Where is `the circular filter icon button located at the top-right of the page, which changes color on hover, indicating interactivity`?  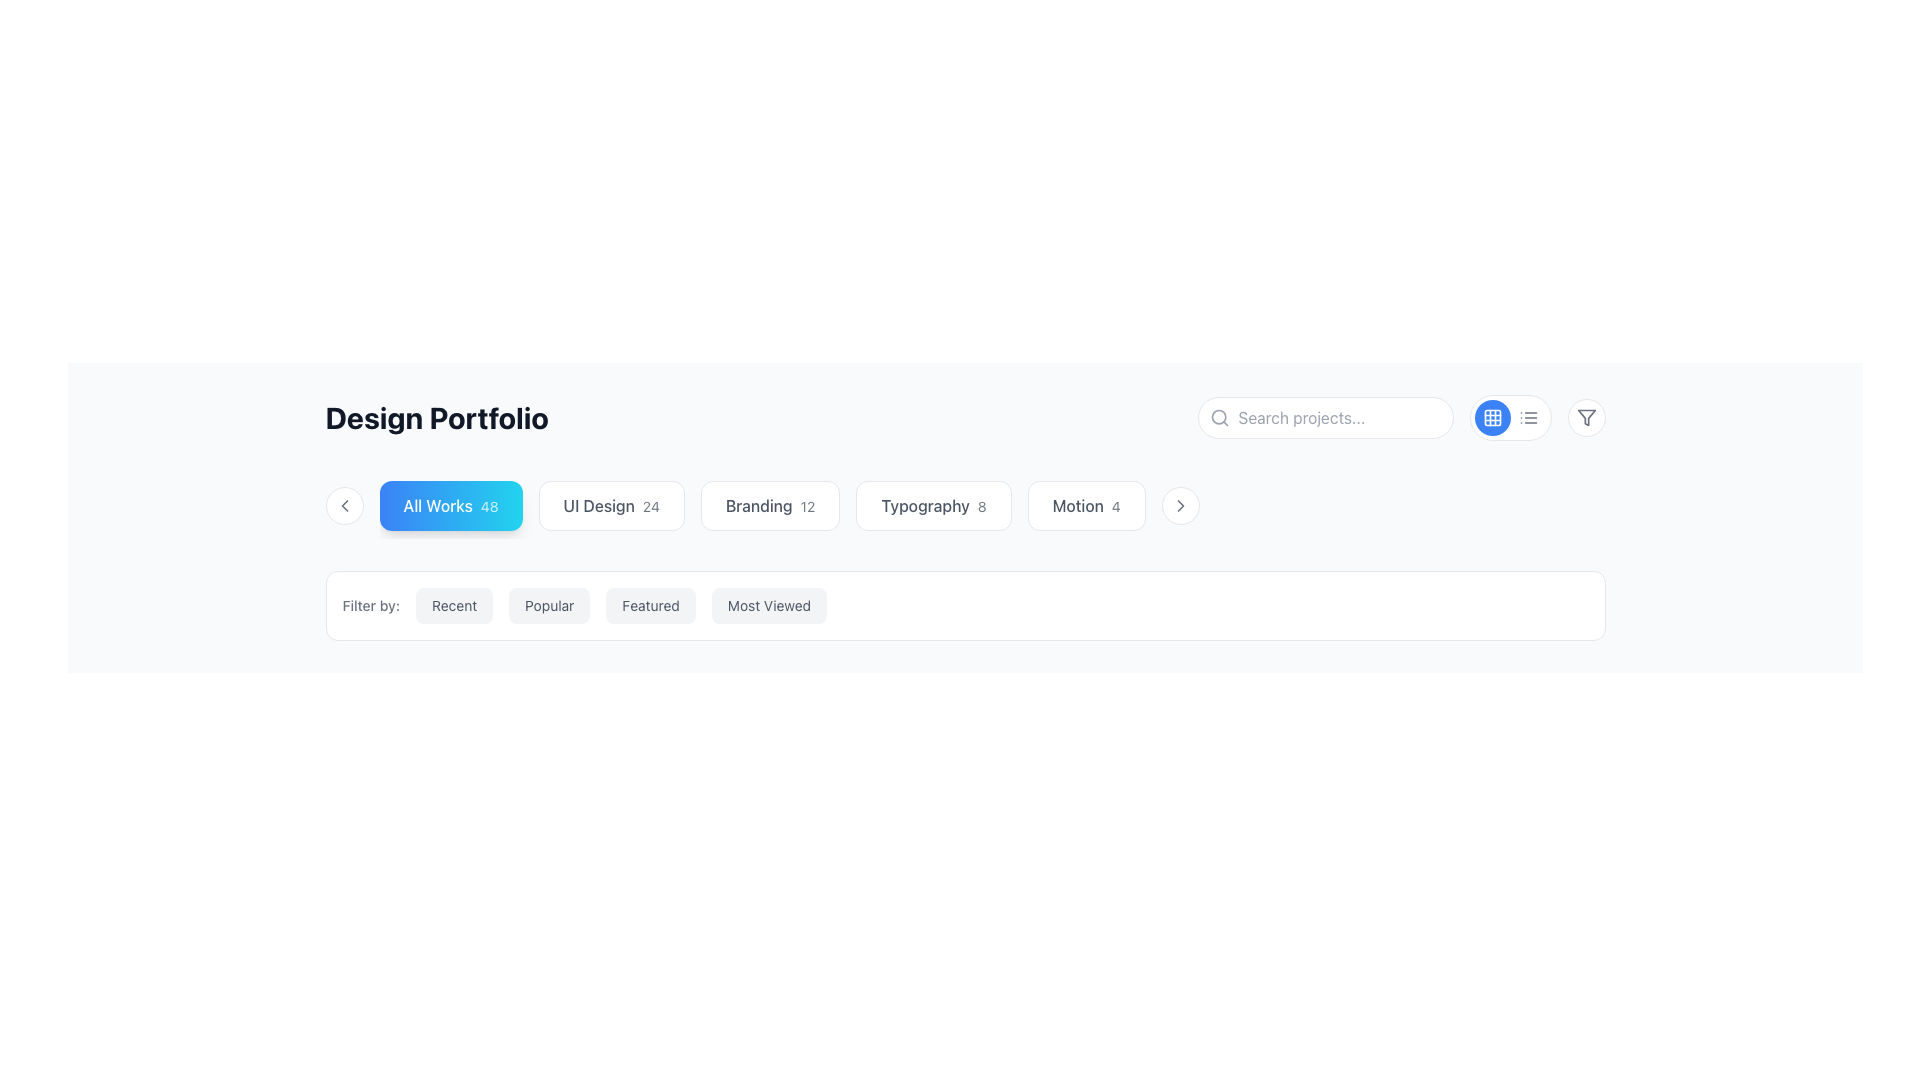 the circular filter icon button located at the top-right of the page, which changes color on hover, indicating interactivity is located at coordinates (1585, 416).